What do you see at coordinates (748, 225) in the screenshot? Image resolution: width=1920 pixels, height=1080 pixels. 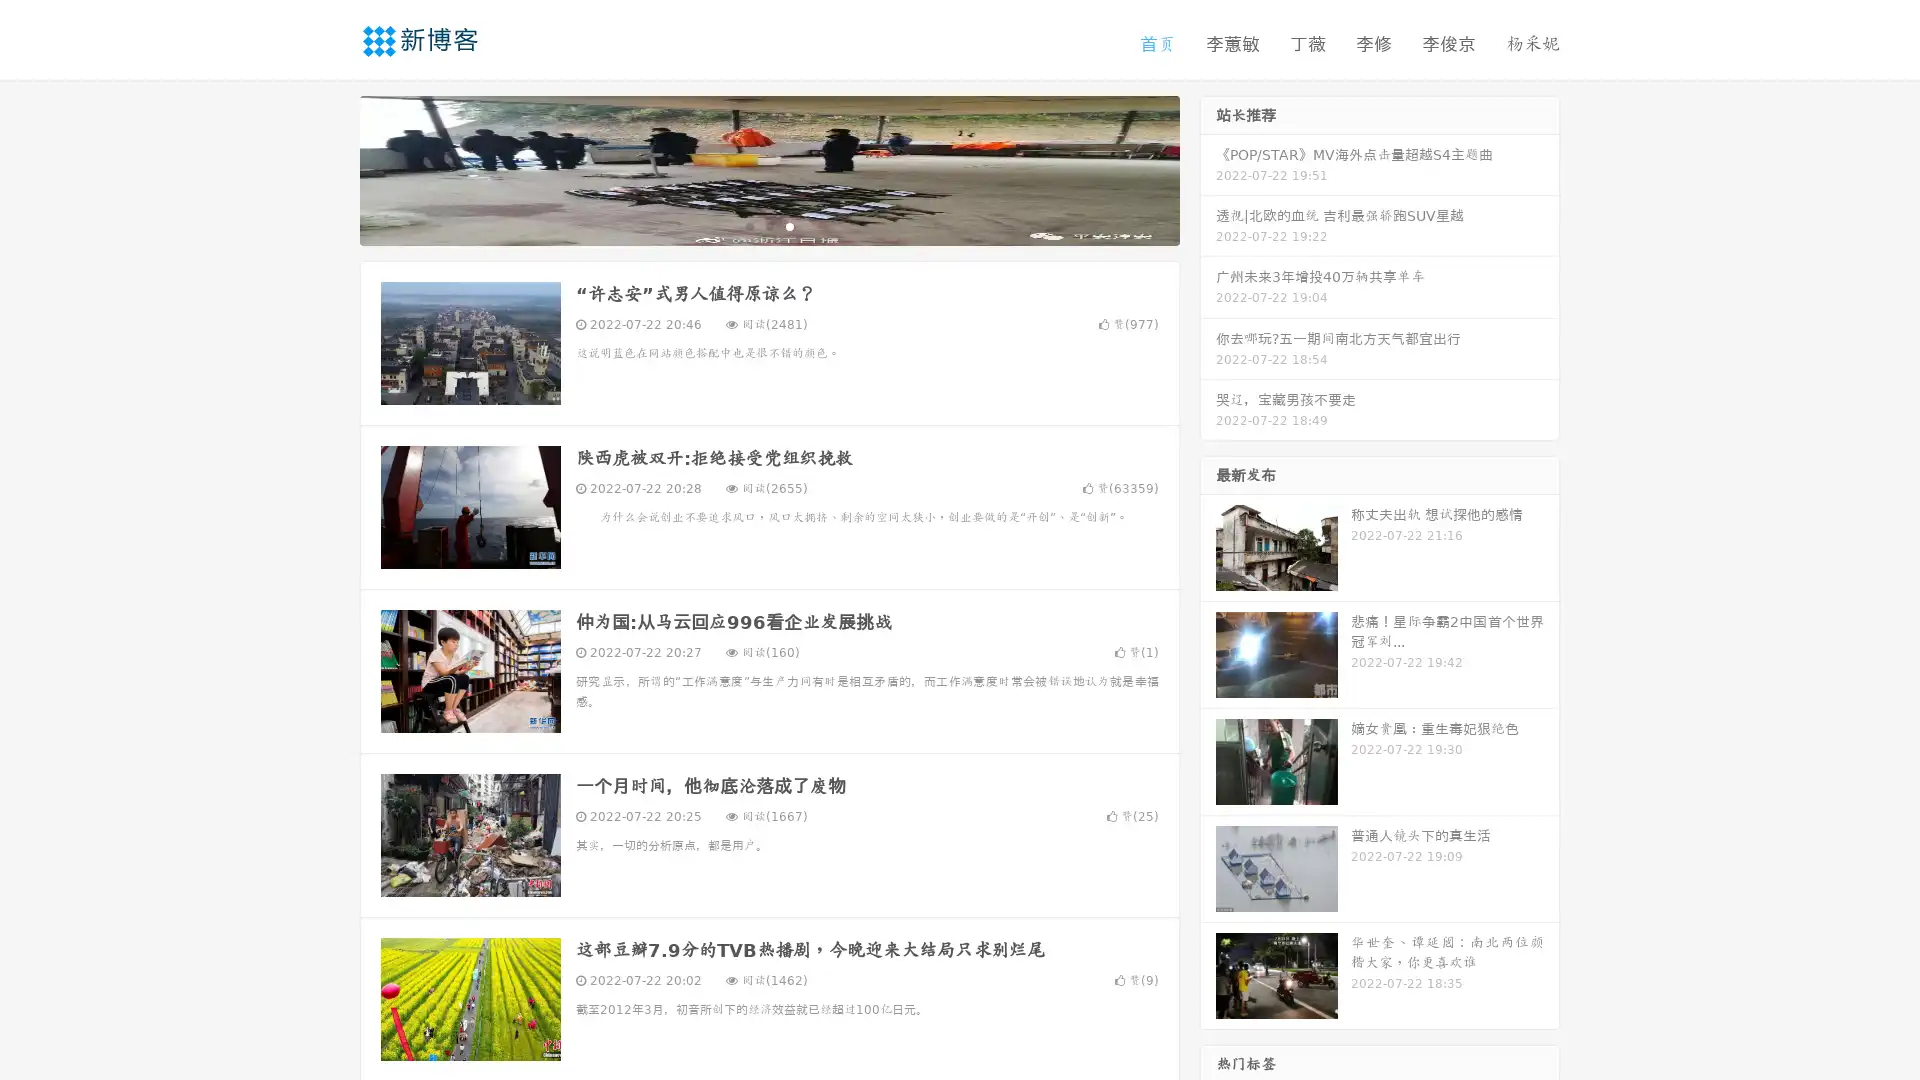 I see `Go to slide 1` at bounding box center [748, 225].